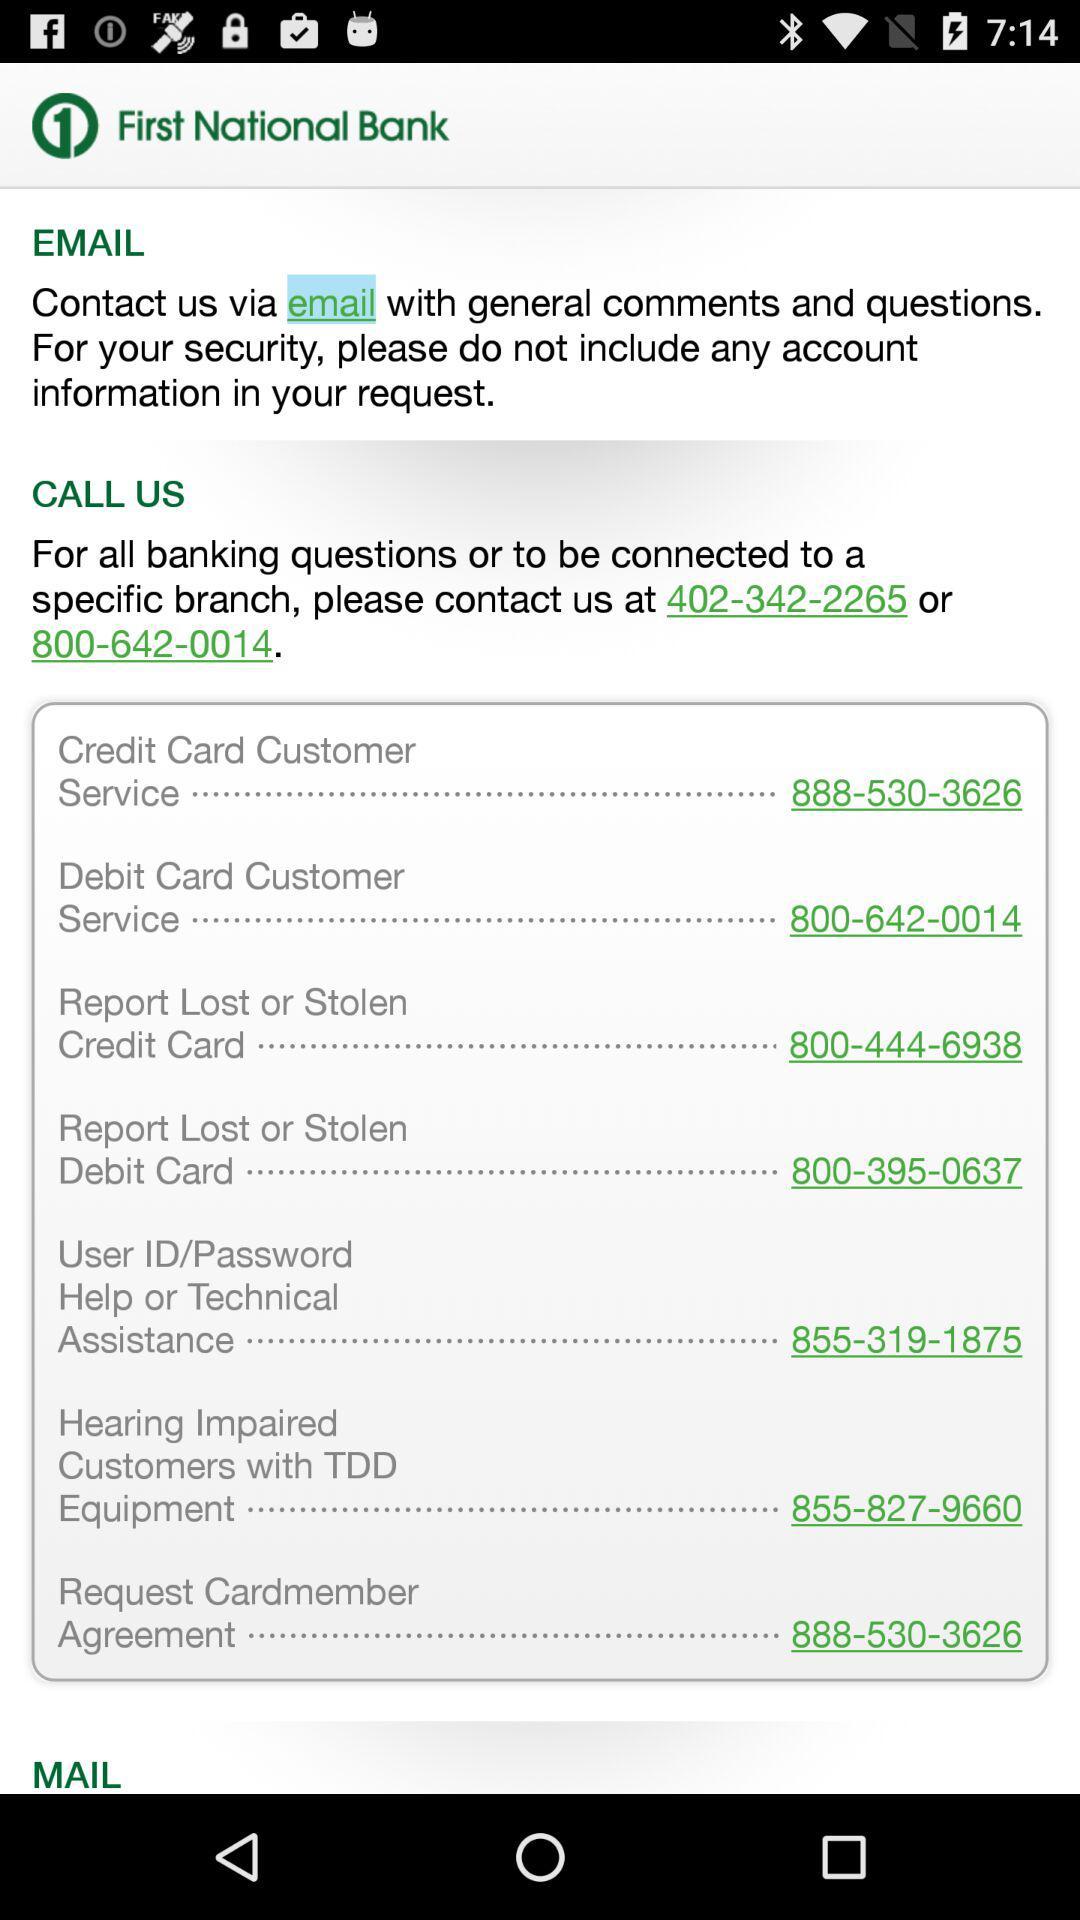 The image size is (1080, 1920). What do you see at coordinates (900, 1298) in the screenshot?
I see `855-319-1875` at bounding box center [900, 1298].